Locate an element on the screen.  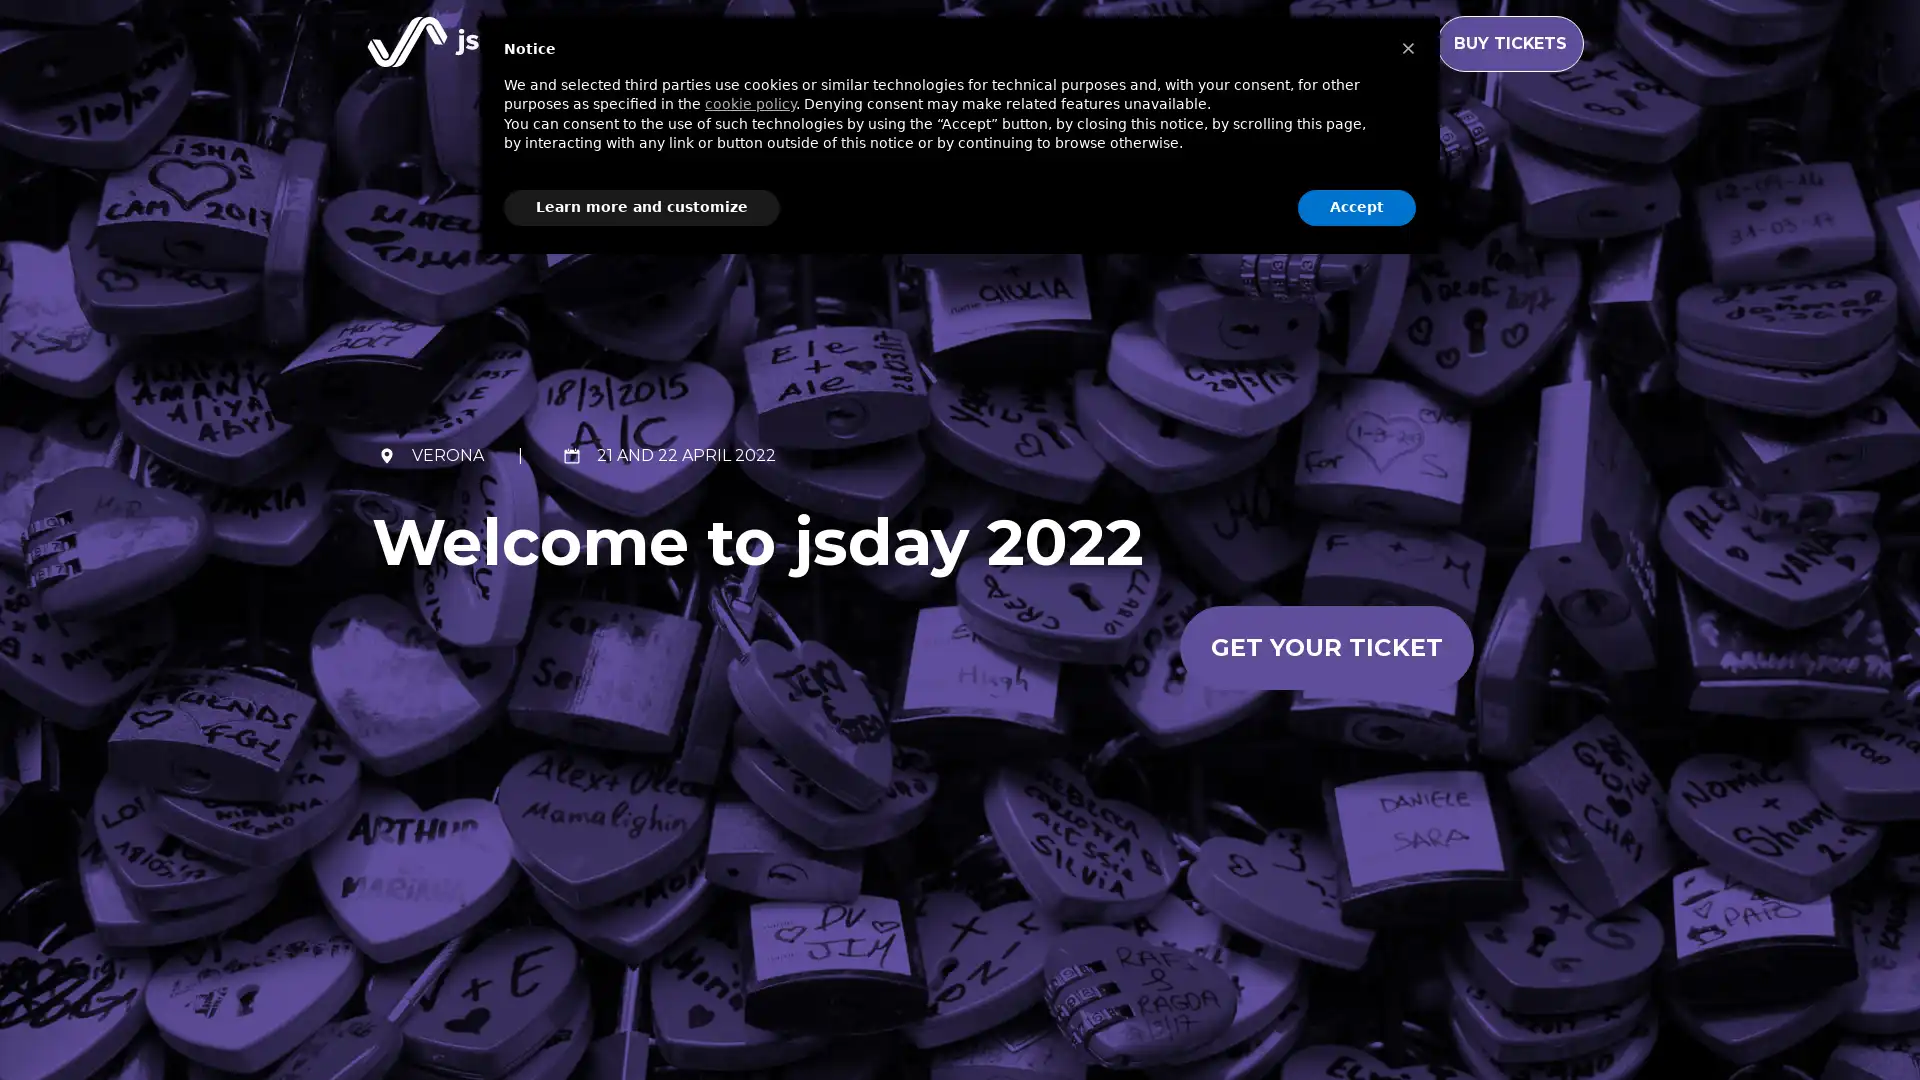
Accept is located at coordinates (1357, 207).